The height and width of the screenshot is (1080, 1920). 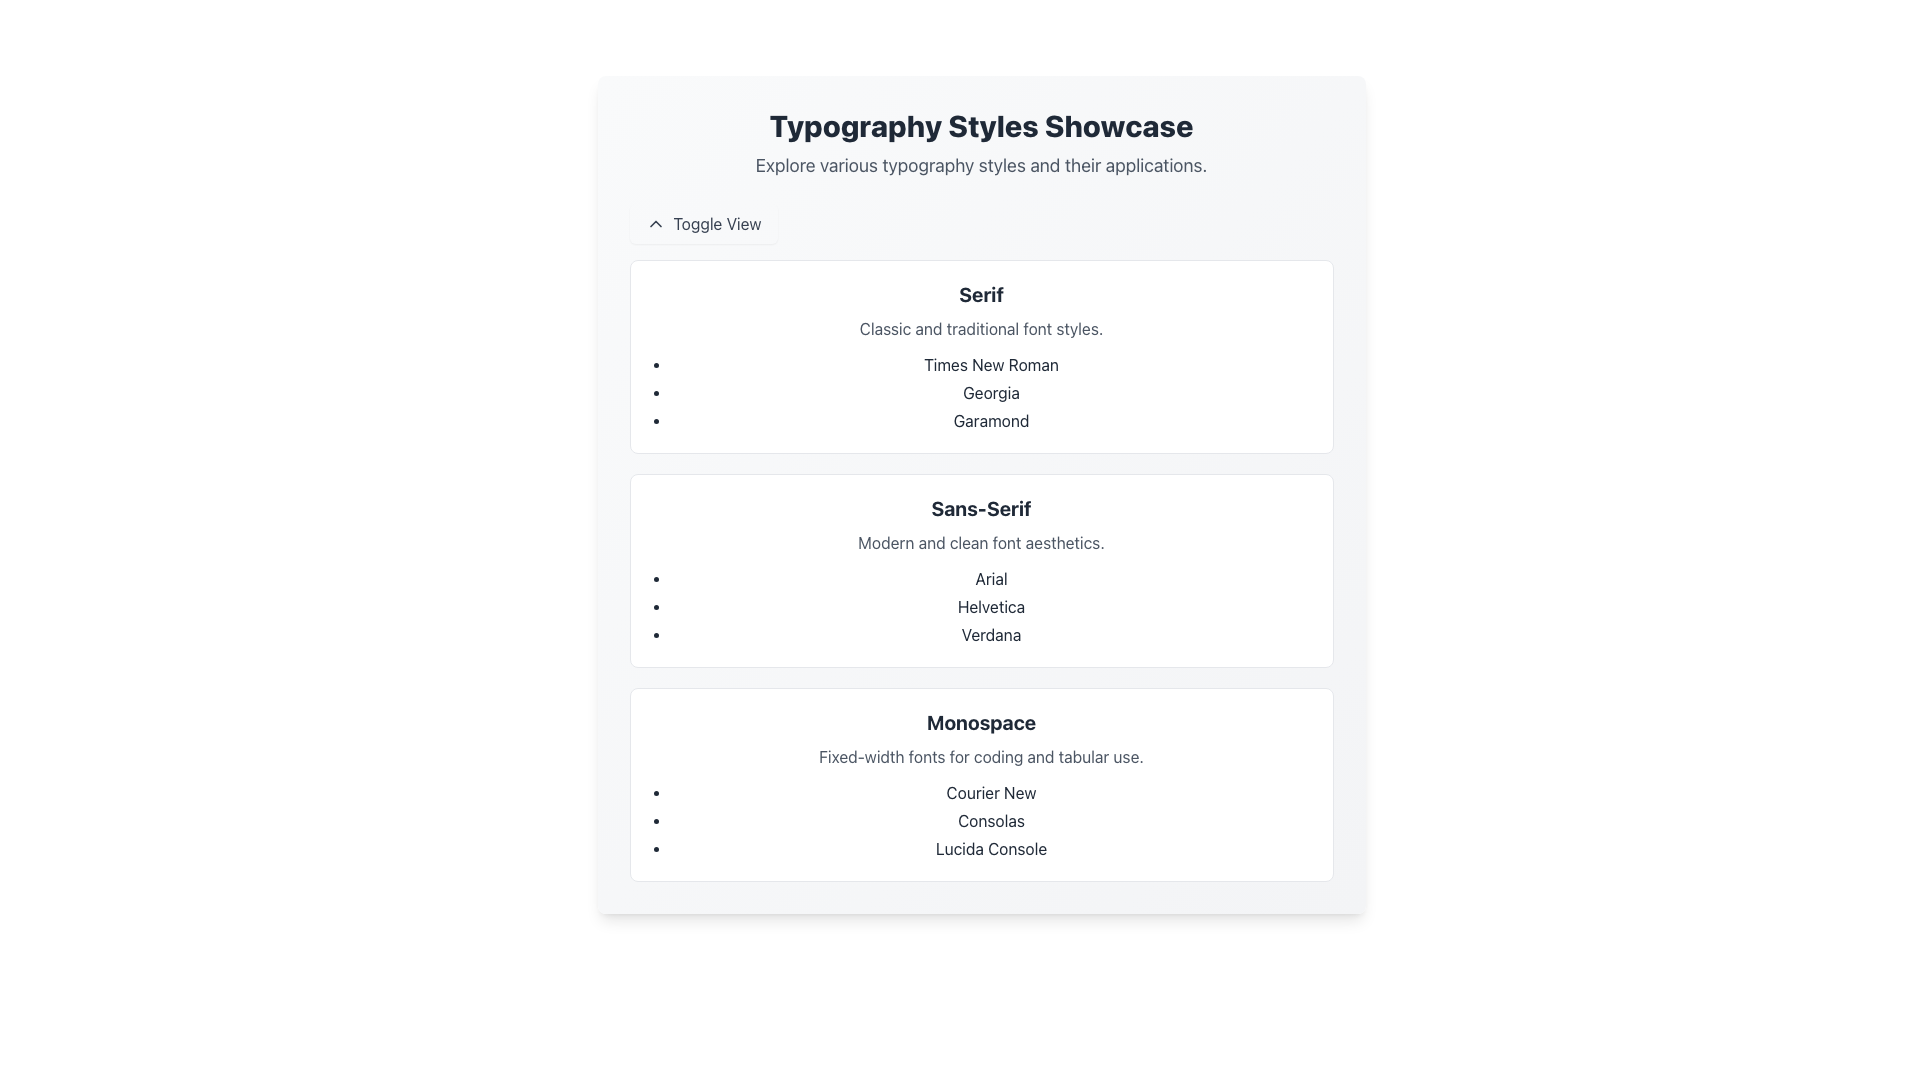 What do you see at coordinates (991, 821) in the screenshot?
I see `the Text Label displaying 'Consolas', which is the second item in the vertical list of monospace font names located within the 'Monospace' section` at bounding box center [991, 821].